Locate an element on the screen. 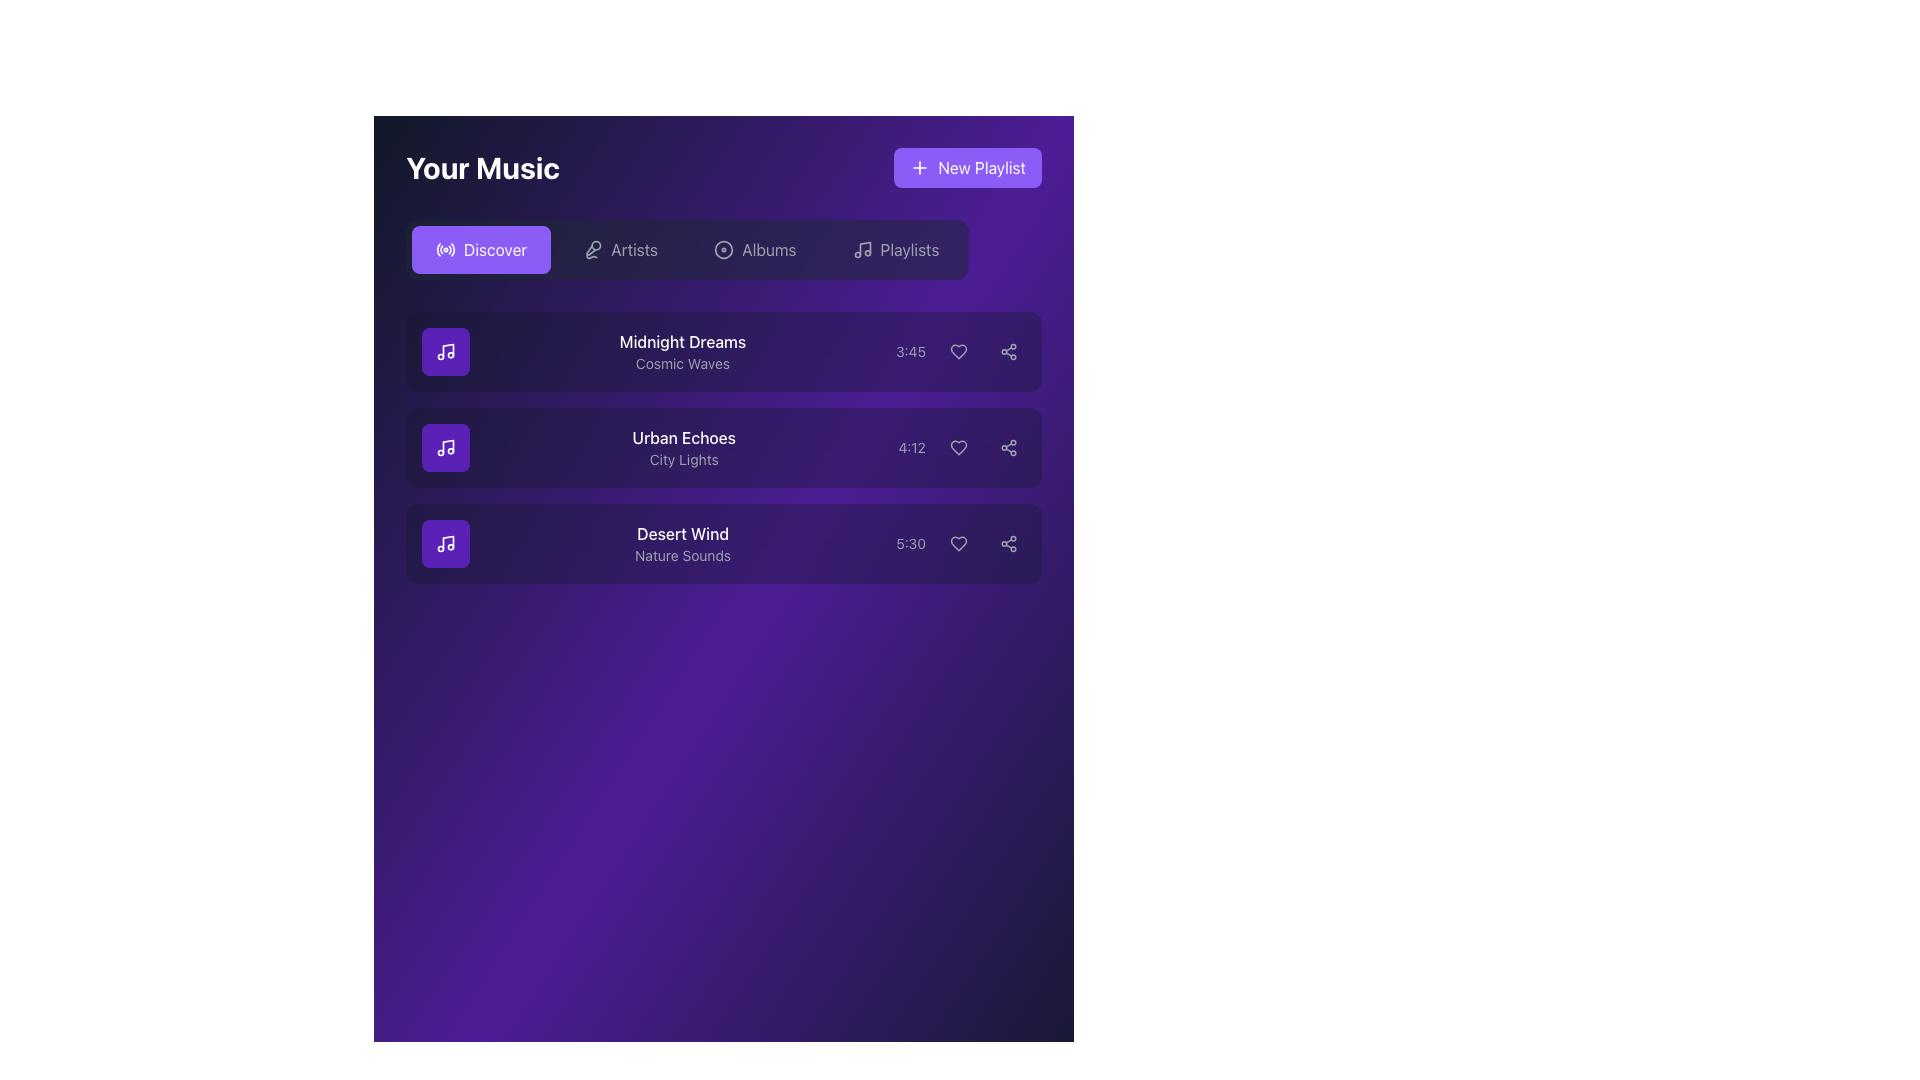 The image size is (1920, 1080). the icon representing the track or playlist titled 'Desert Wind' is located at coordinates (445, 543).